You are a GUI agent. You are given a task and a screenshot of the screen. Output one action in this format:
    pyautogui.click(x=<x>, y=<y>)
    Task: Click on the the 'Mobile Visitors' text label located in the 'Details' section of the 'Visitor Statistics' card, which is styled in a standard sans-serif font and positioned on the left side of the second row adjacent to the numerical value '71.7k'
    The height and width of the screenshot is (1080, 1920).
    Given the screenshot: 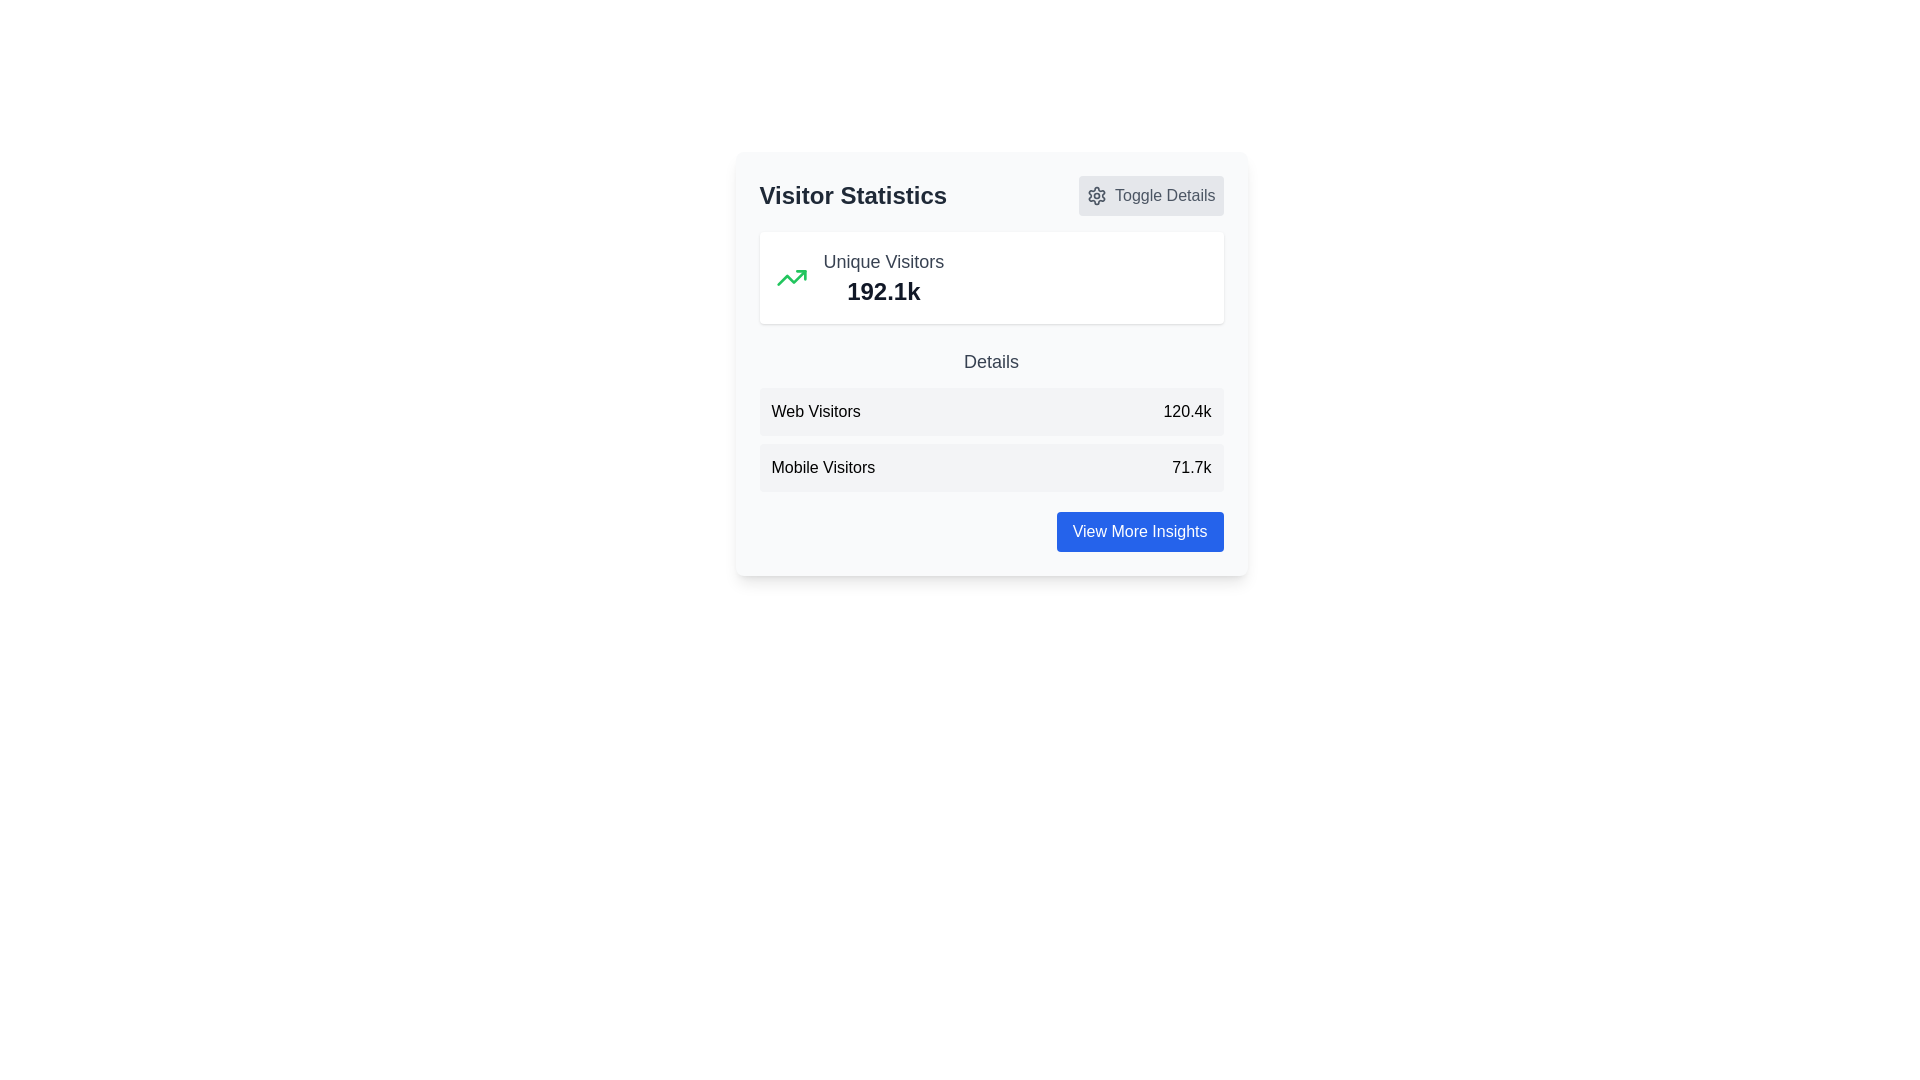 What is the action you would take?
    pyautogui.click(x=823, y=467)
    